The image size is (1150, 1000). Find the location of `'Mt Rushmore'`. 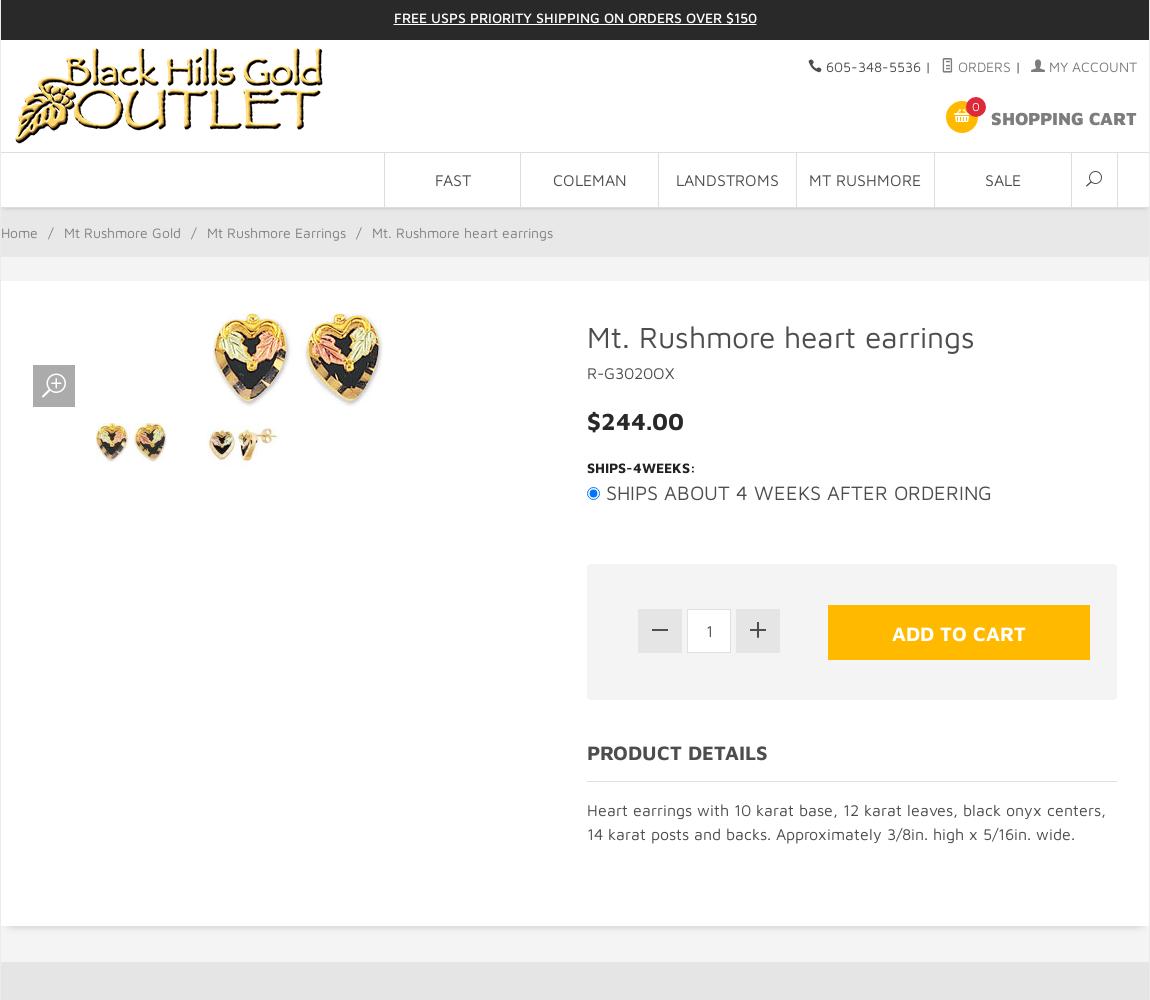

'Mt Rushmore' is located at coordinates (865, 180).